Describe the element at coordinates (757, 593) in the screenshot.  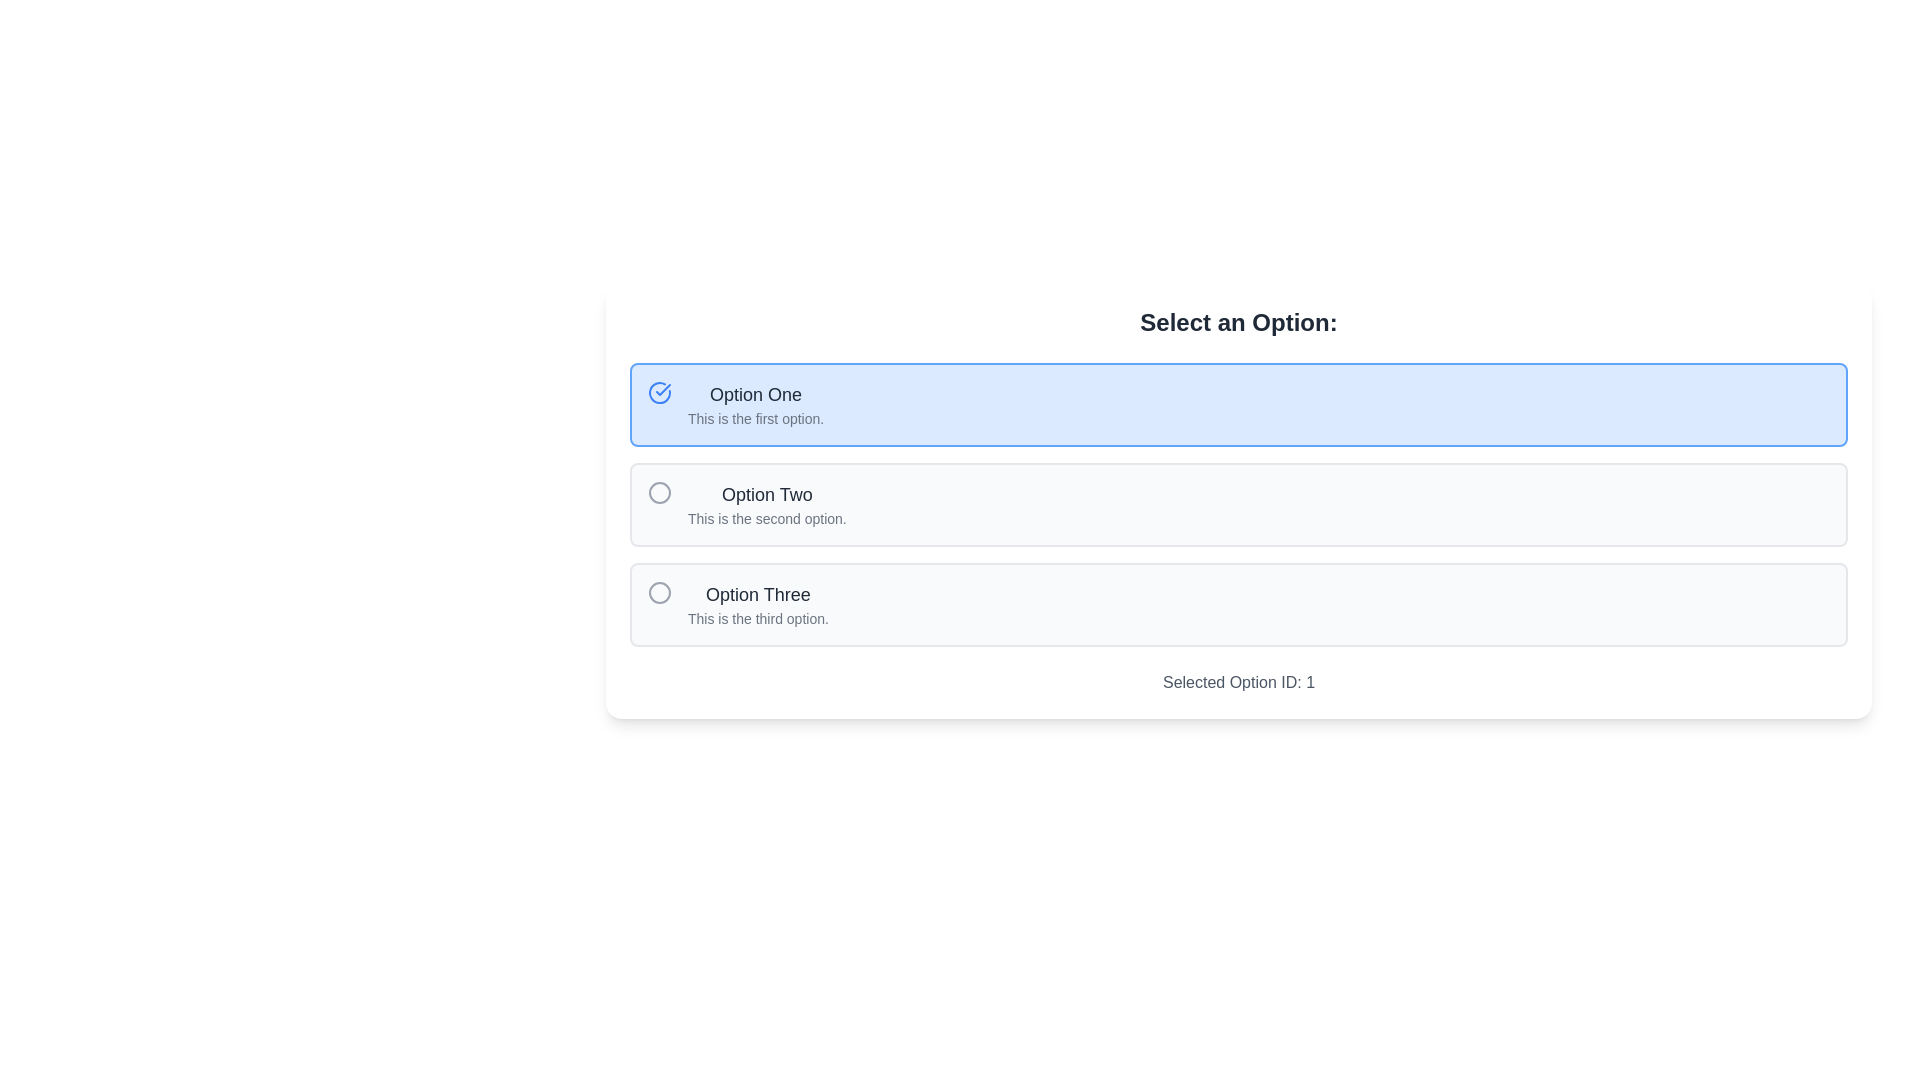
I see `text content of the Text Label displaying 'Option Three', which is the title of the third option in the selectable option group` at that location.